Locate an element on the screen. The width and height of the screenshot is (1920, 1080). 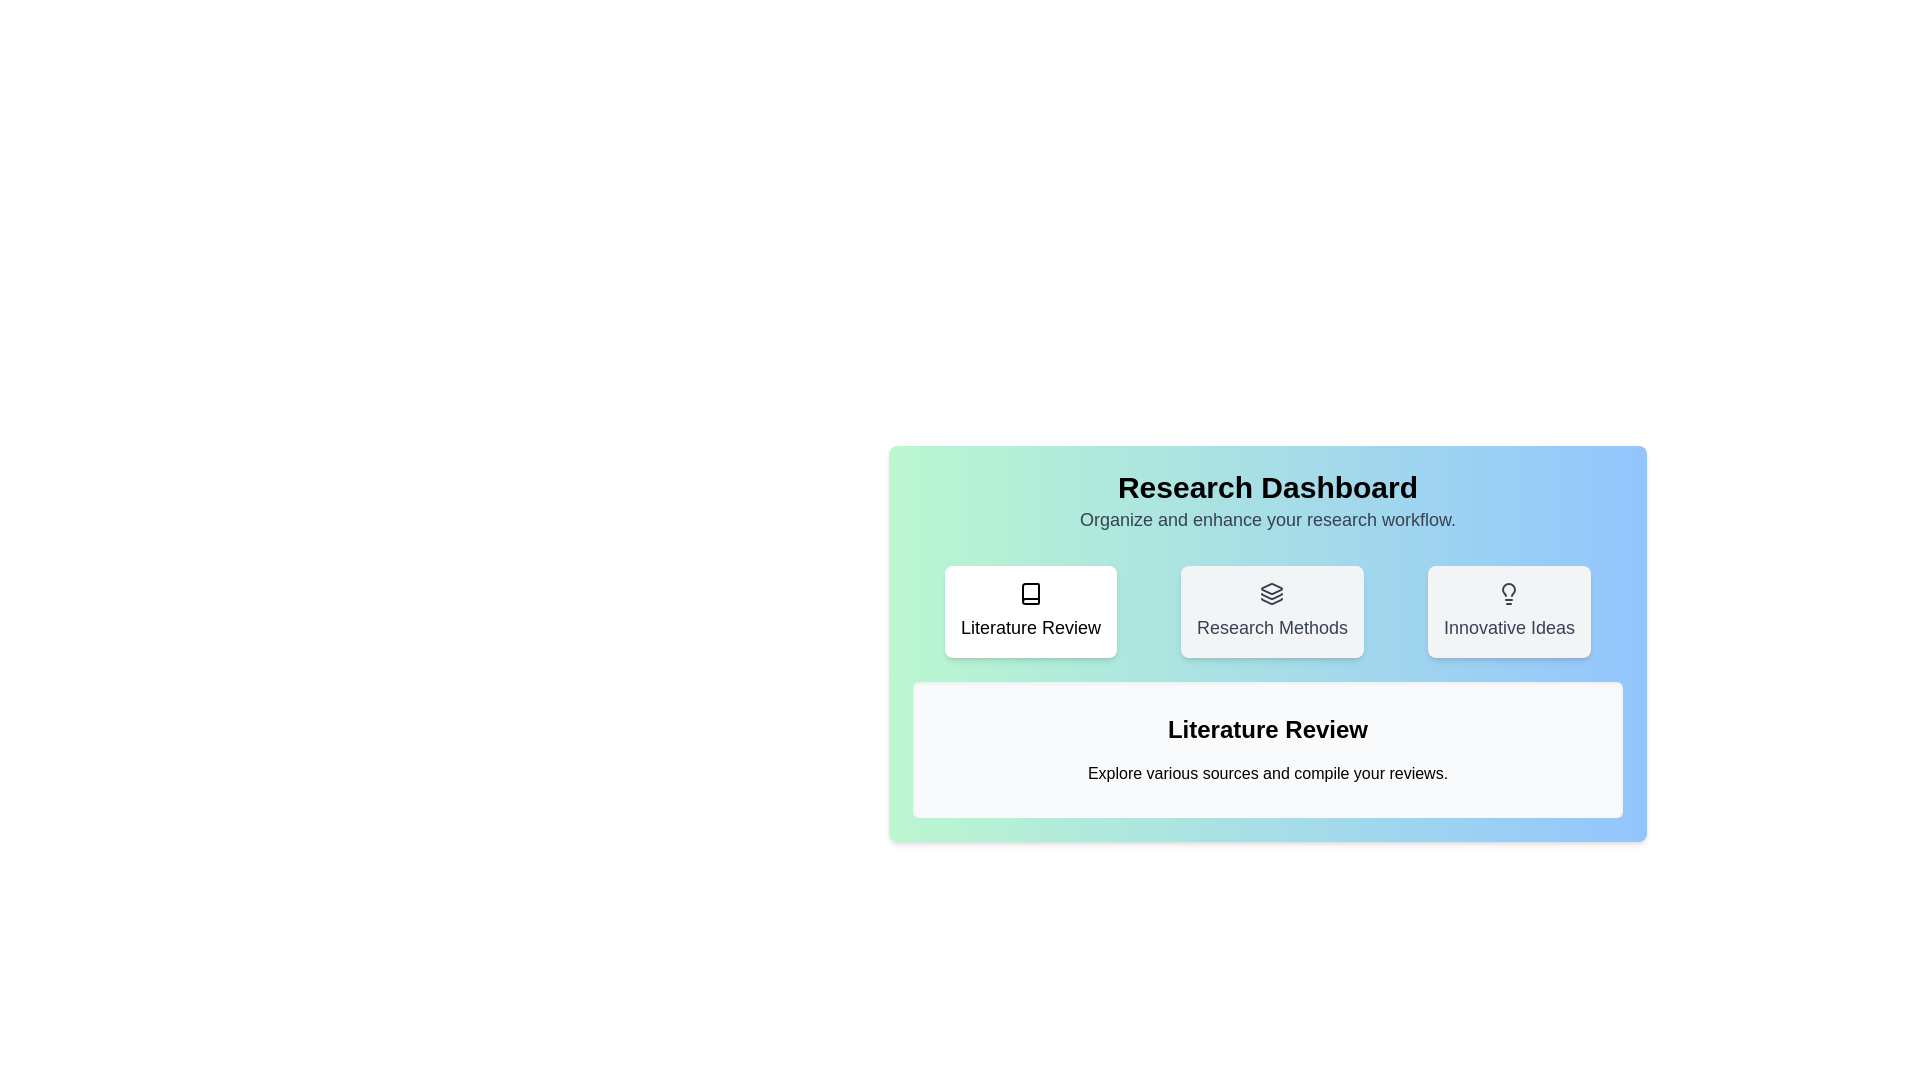
the icon for the section Innovative Ideas to observe it is located at coordinates (1509, 611).